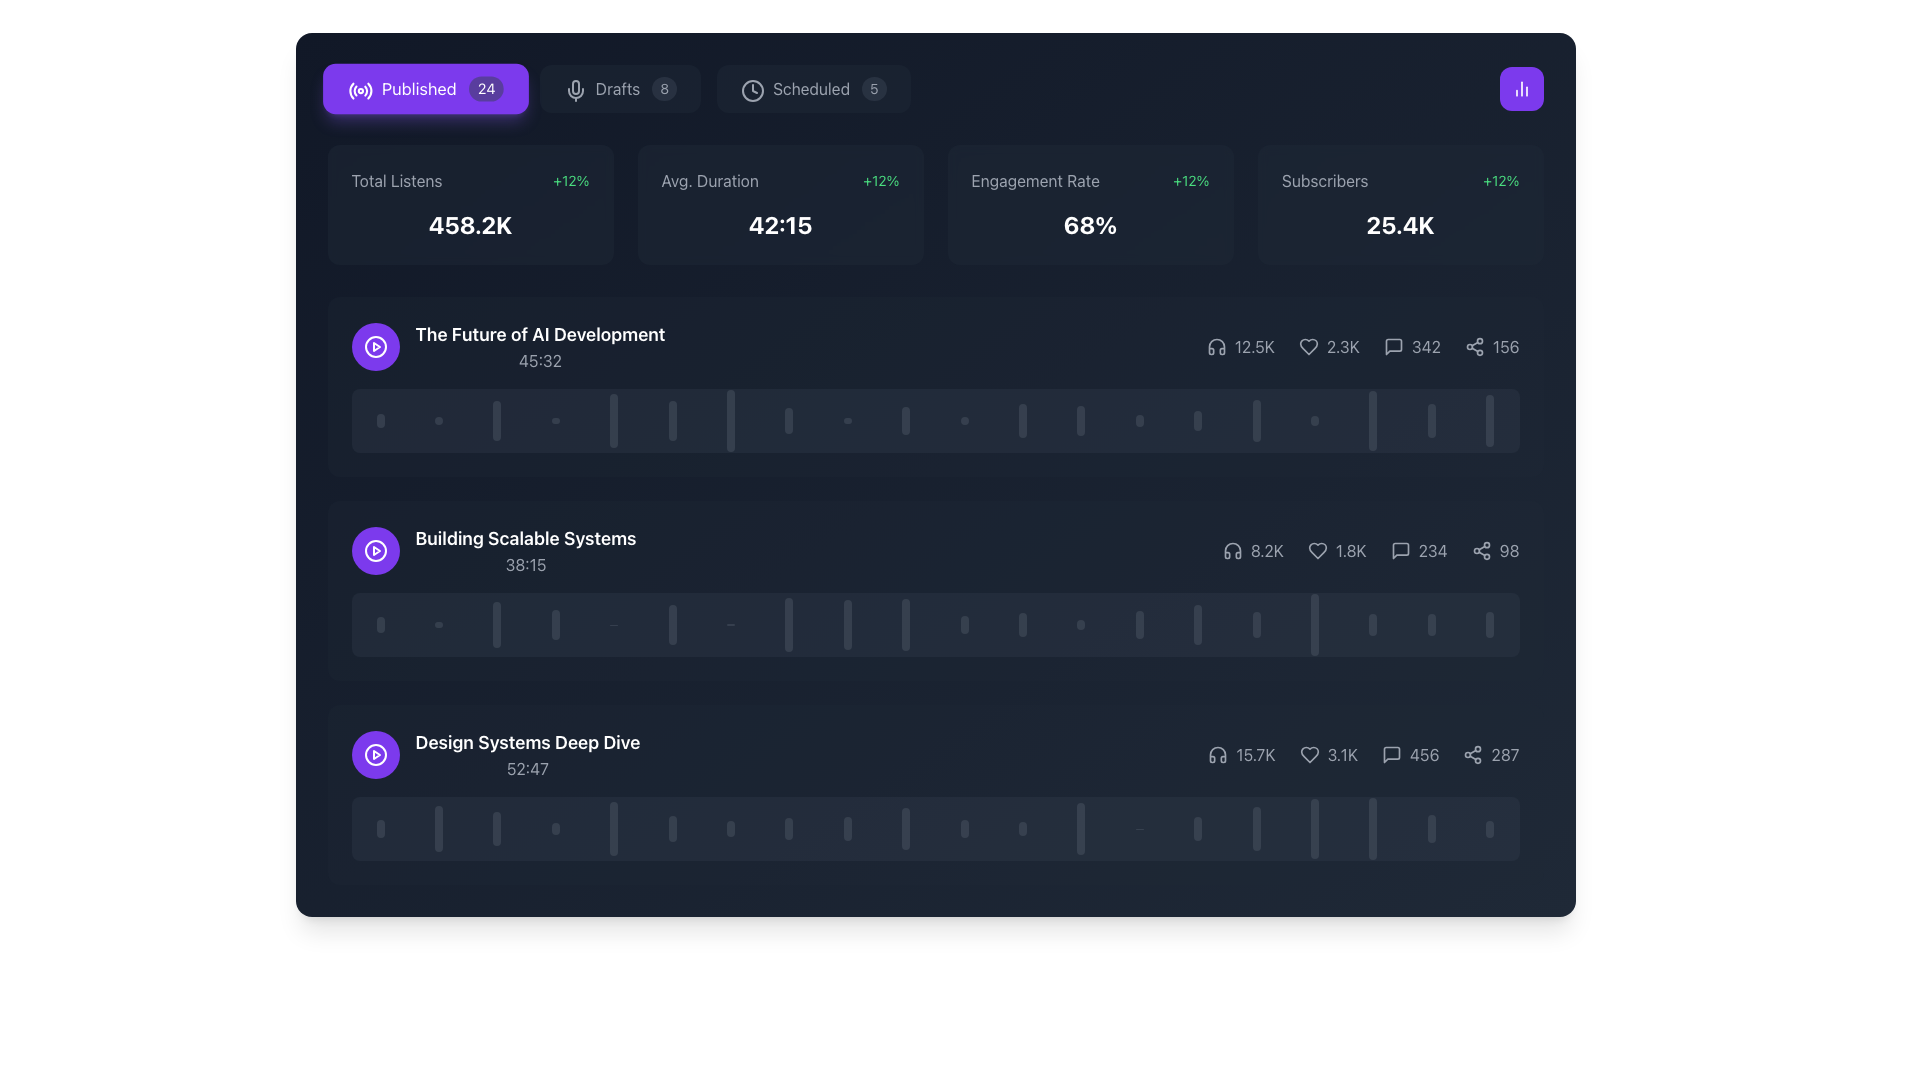 The height and width of the screenshot is (1080, 1920). I want to click on value represented by the 16th vertical progress marker or histogram bar, which is a mid-gray, vertically elongated rectangle with rounded top and bottom, located in the second section of the visualized timeline, so click(1255, 623).